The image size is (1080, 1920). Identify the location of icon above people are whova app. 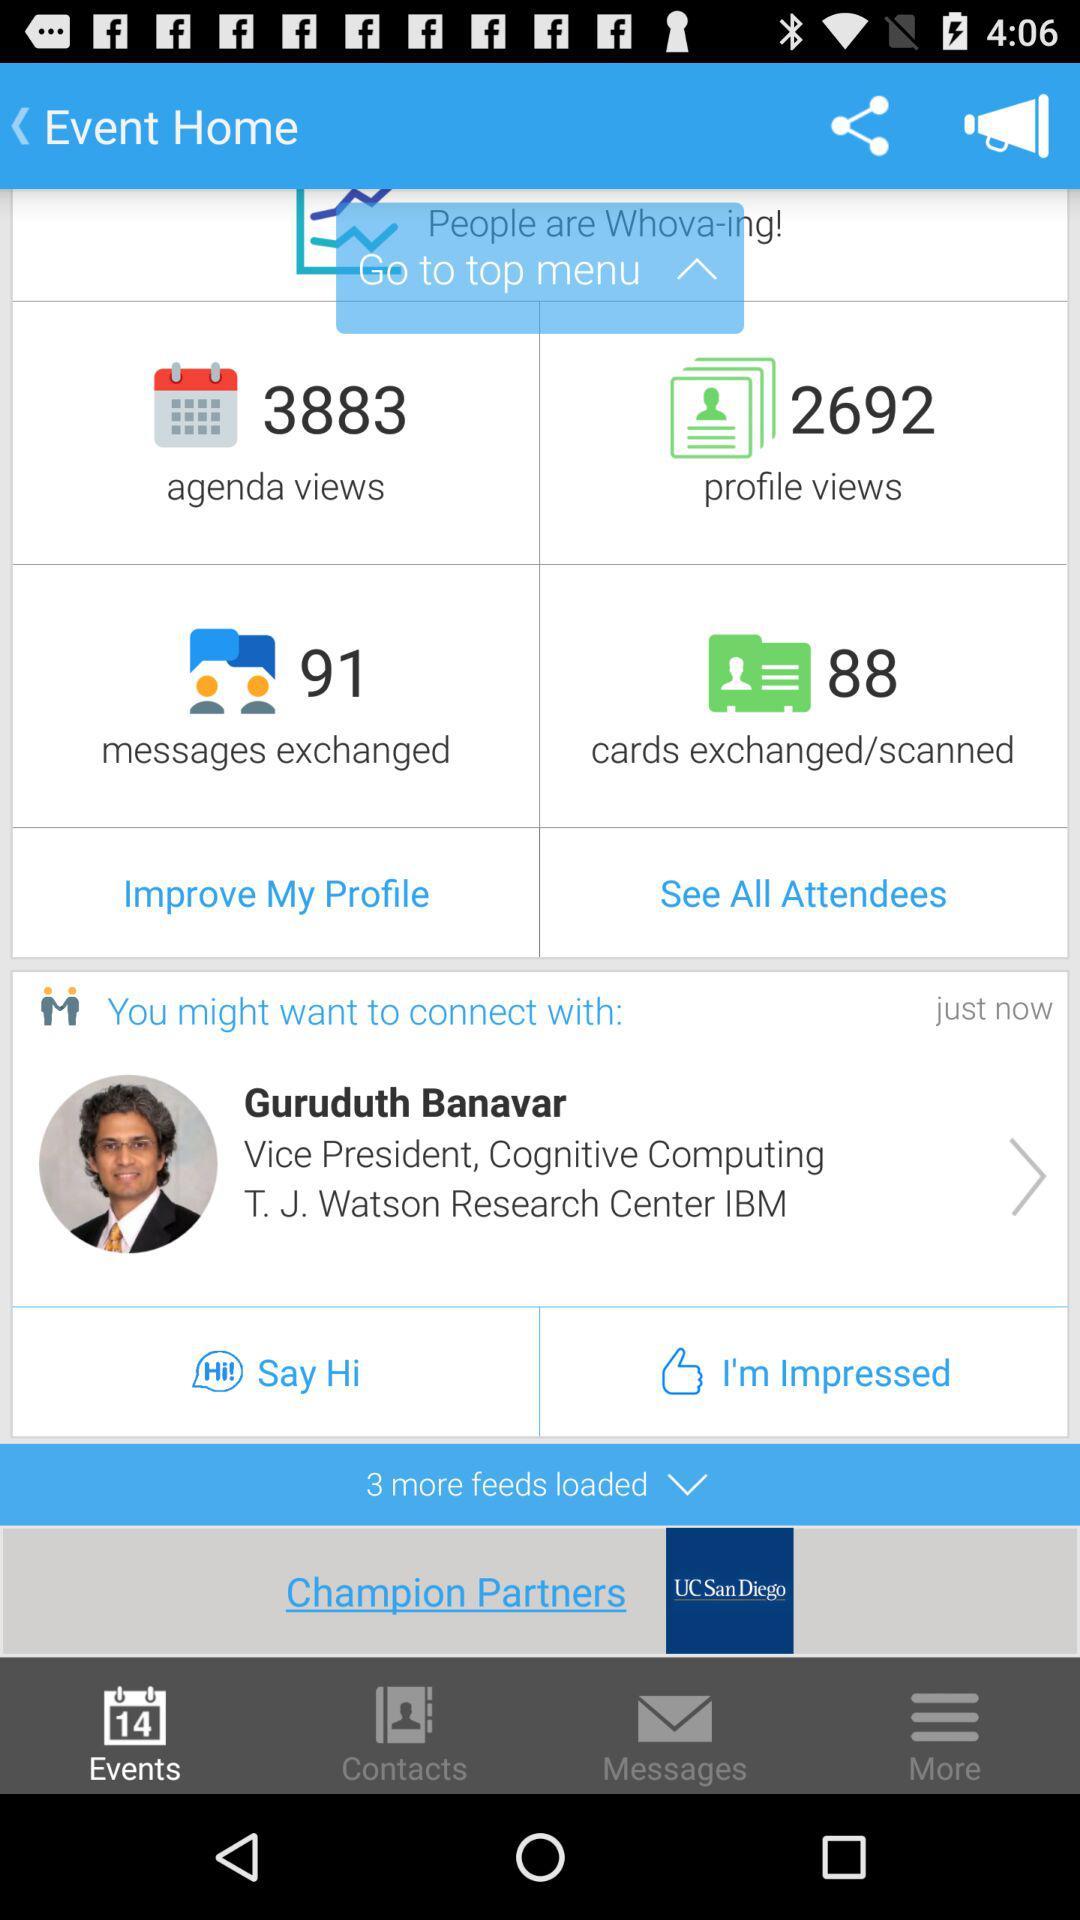
(858, 124).